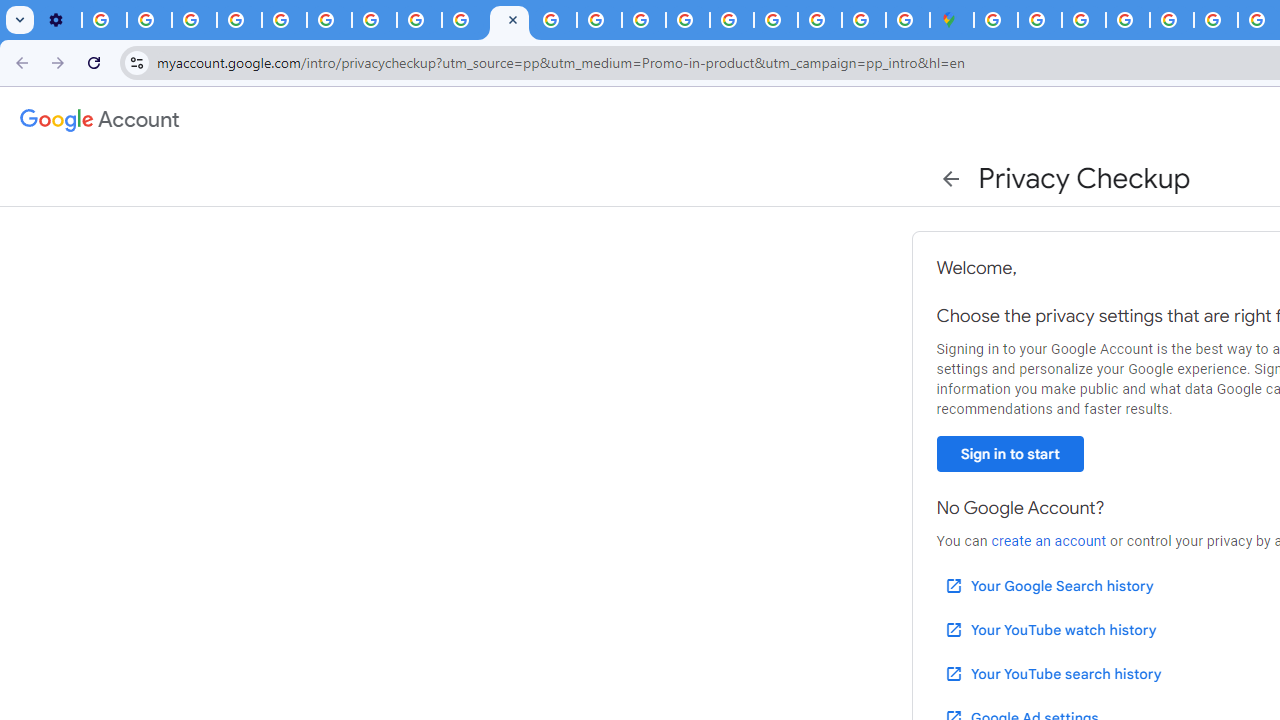 The width and height of the screenshot is (1280, 720). I want to click on 'Google Maps', so click(951, 20).